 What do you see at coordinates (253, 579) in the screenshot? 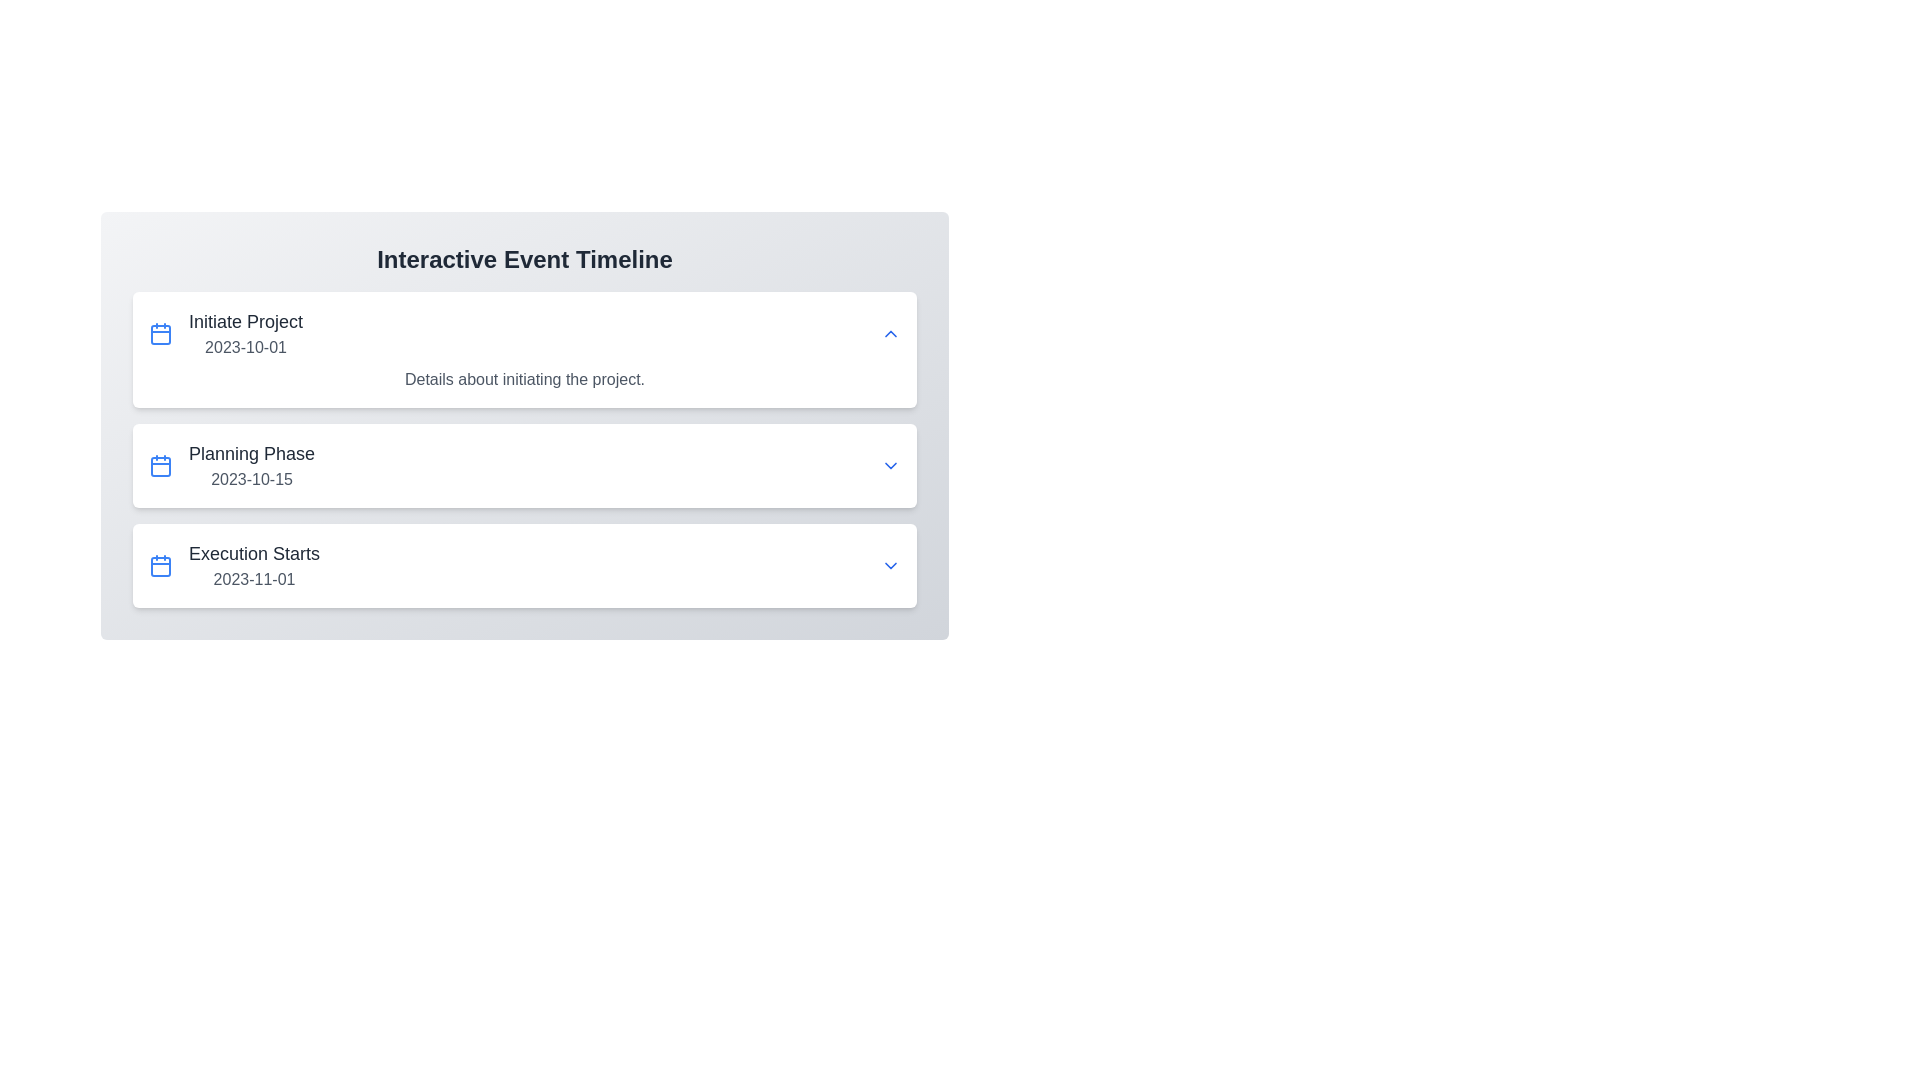
I see `the text element indicating the date associated with the 'Execution Starts' event, which is aligned towards the right below the main event title` at bounding box center [253, 579].